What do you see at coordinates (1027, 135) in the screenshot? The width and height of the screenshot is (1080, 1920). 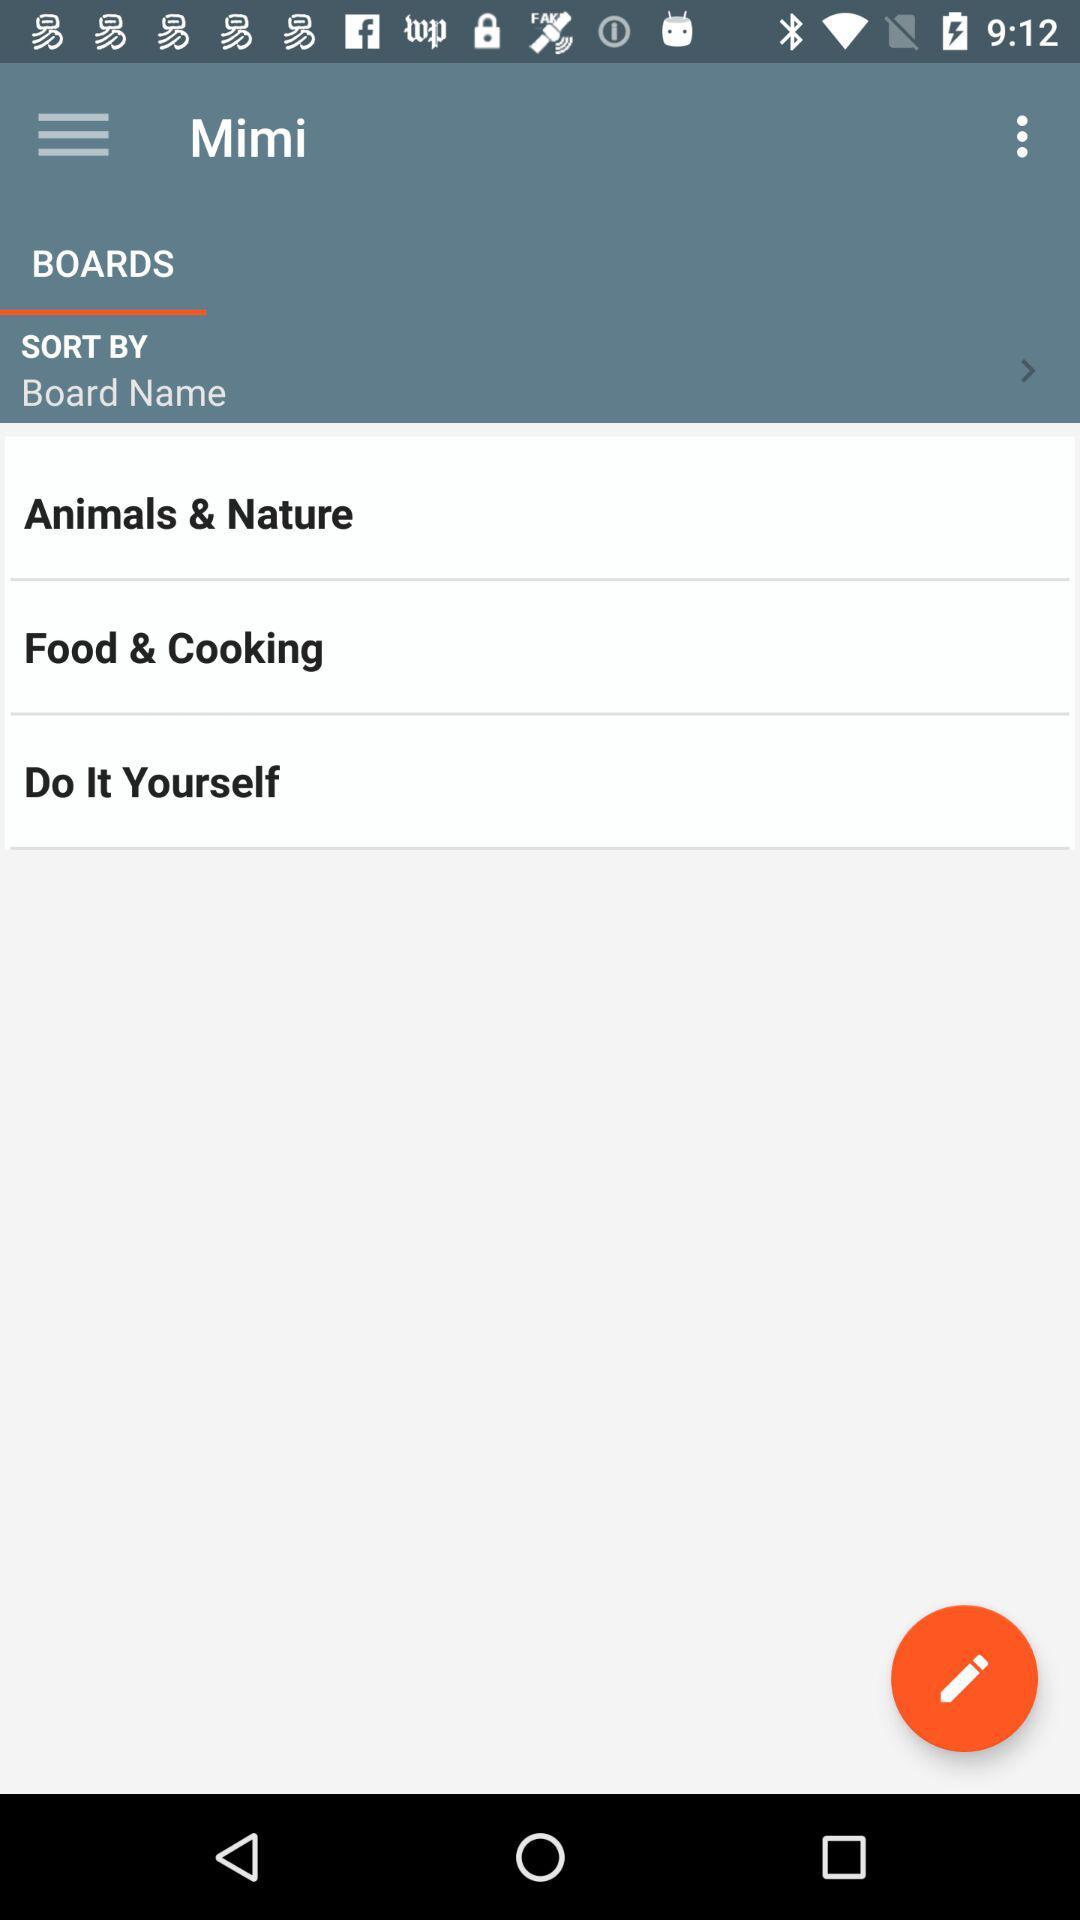 I see `item to the right of mimi` at bounding box center [1027, 135].